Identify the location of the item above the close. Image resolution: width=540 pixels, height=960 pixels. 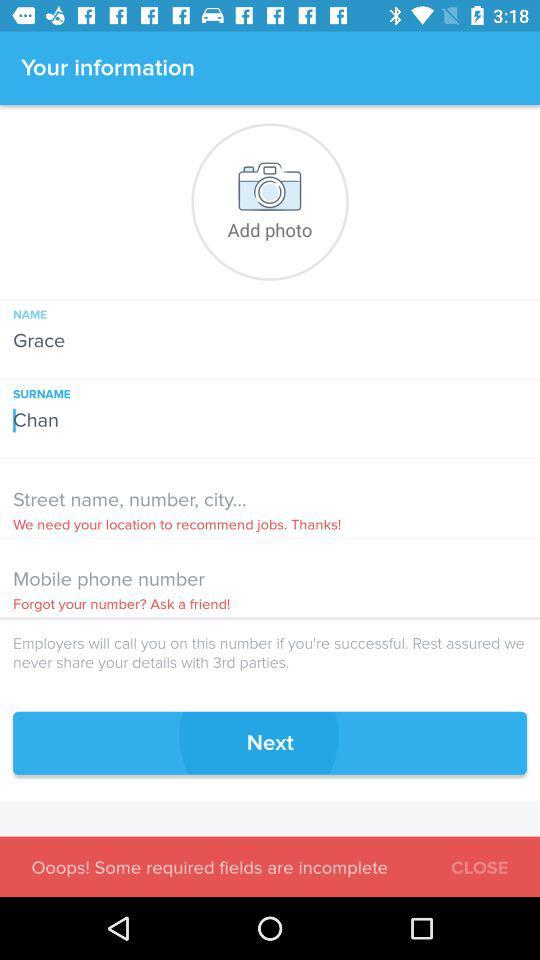
(270, 742).